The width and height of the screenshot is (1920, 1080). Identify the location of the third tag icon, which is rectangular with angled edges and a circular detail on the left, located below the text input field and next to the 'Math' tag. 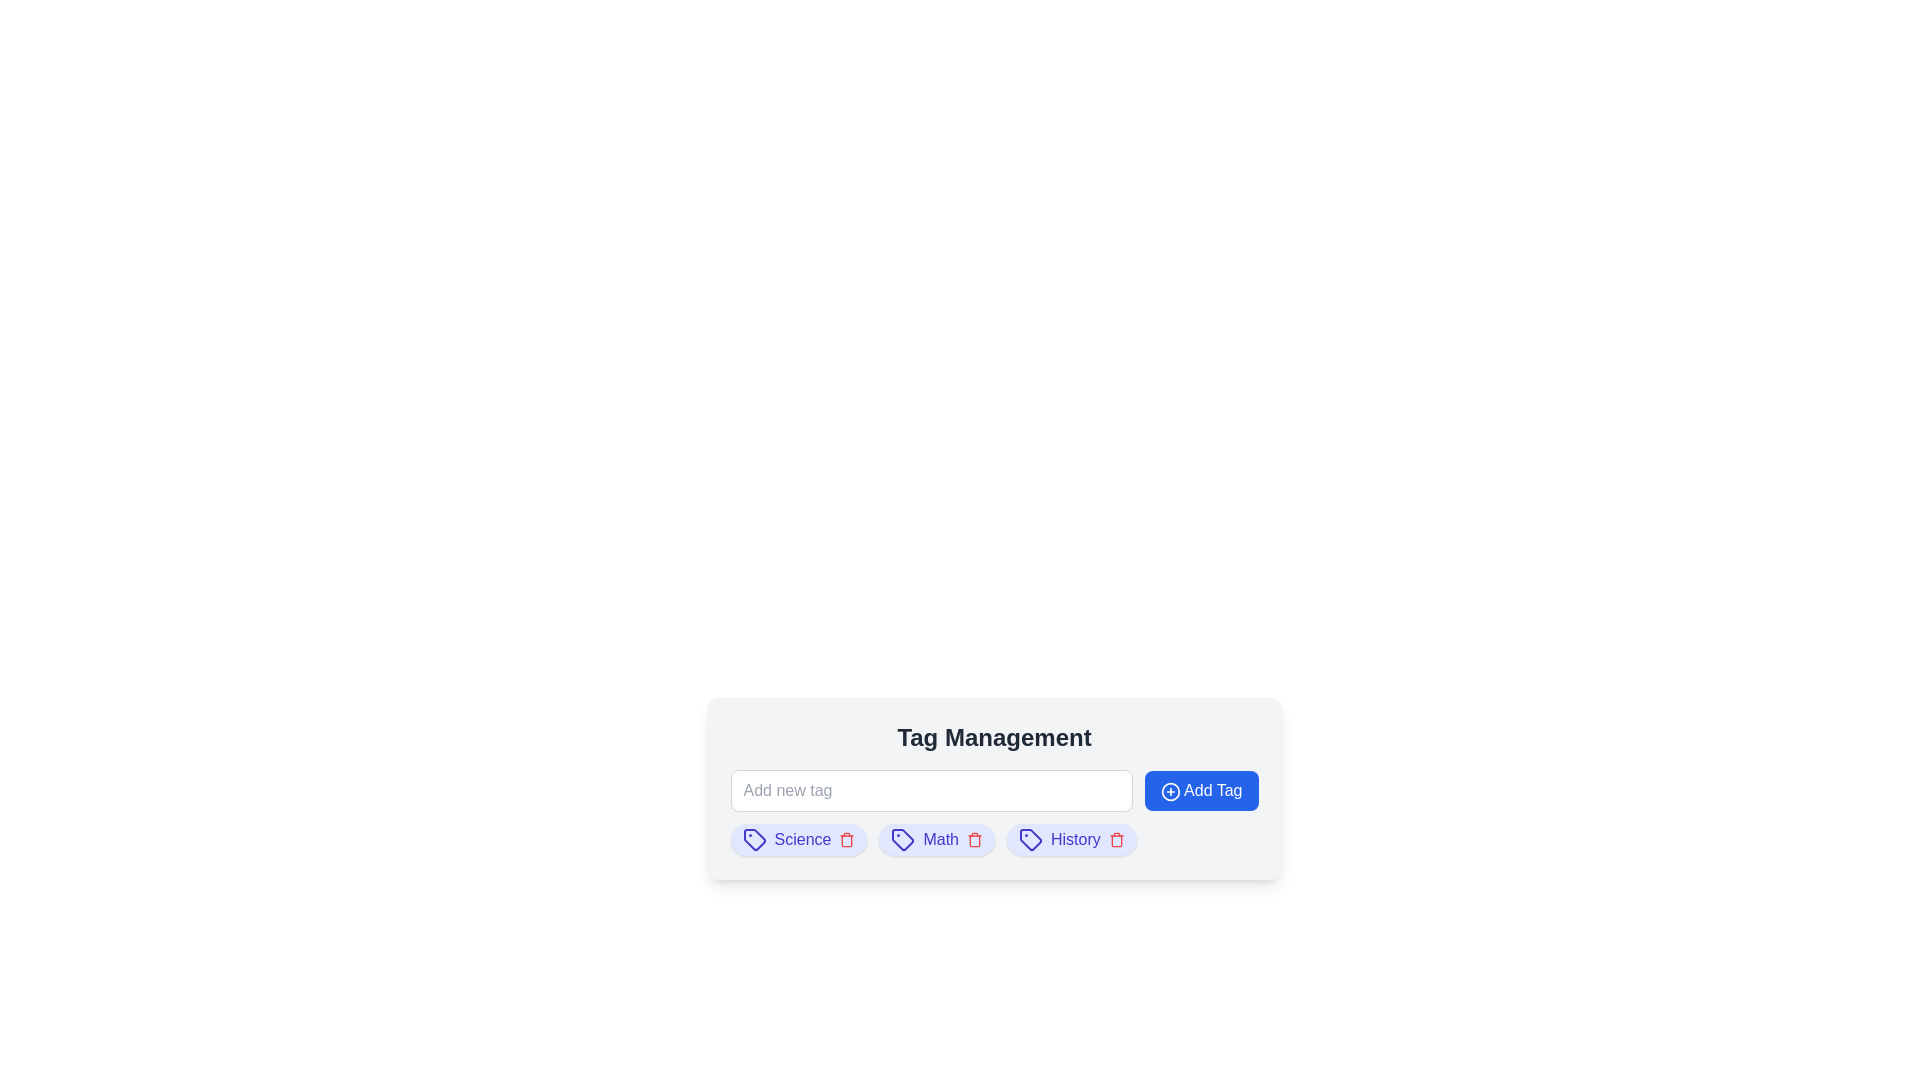
(1030, 839).